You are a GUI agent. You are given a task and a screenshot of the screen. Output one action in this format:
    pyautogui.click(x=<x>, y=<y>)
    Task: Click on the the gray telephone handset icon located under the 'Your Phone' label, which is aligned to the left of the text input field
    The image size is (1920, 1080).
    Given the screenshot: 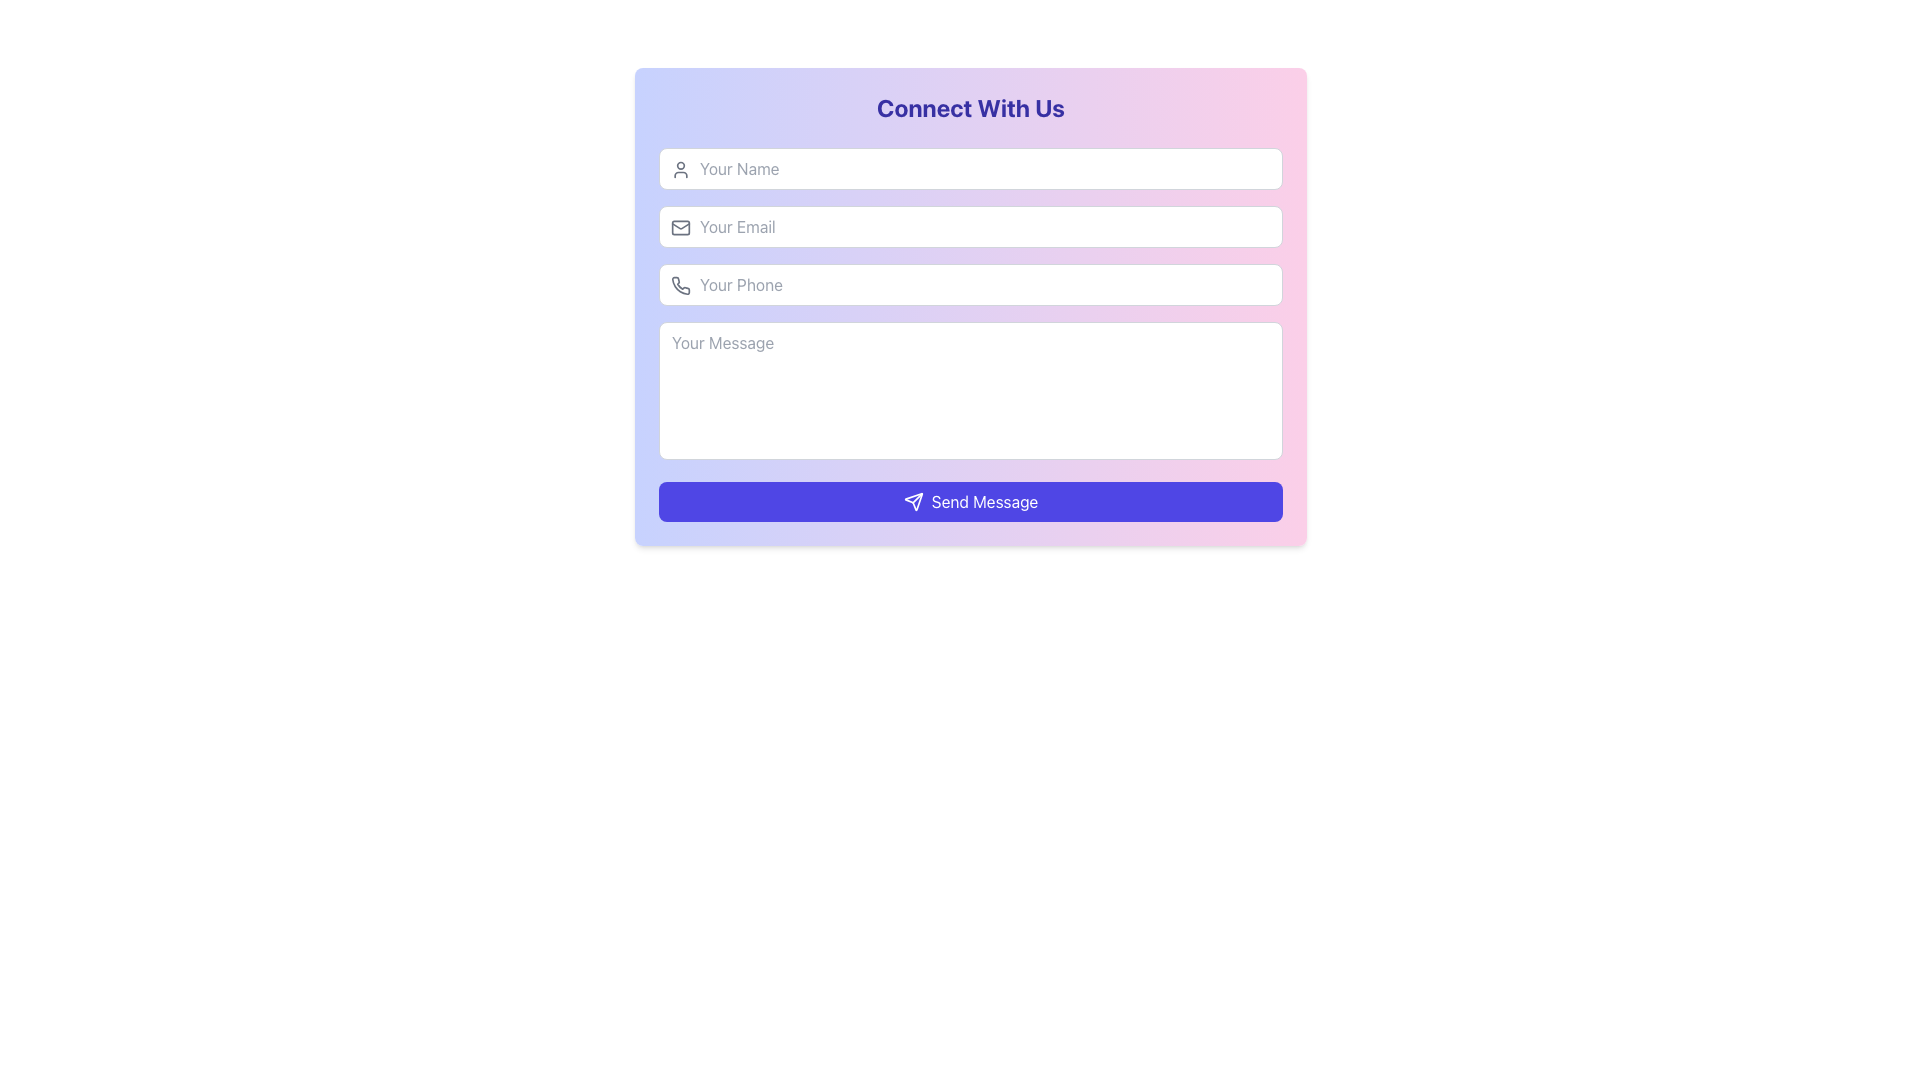 What is the action you would take?
    pyautogui.click(x=681, y=285)
    